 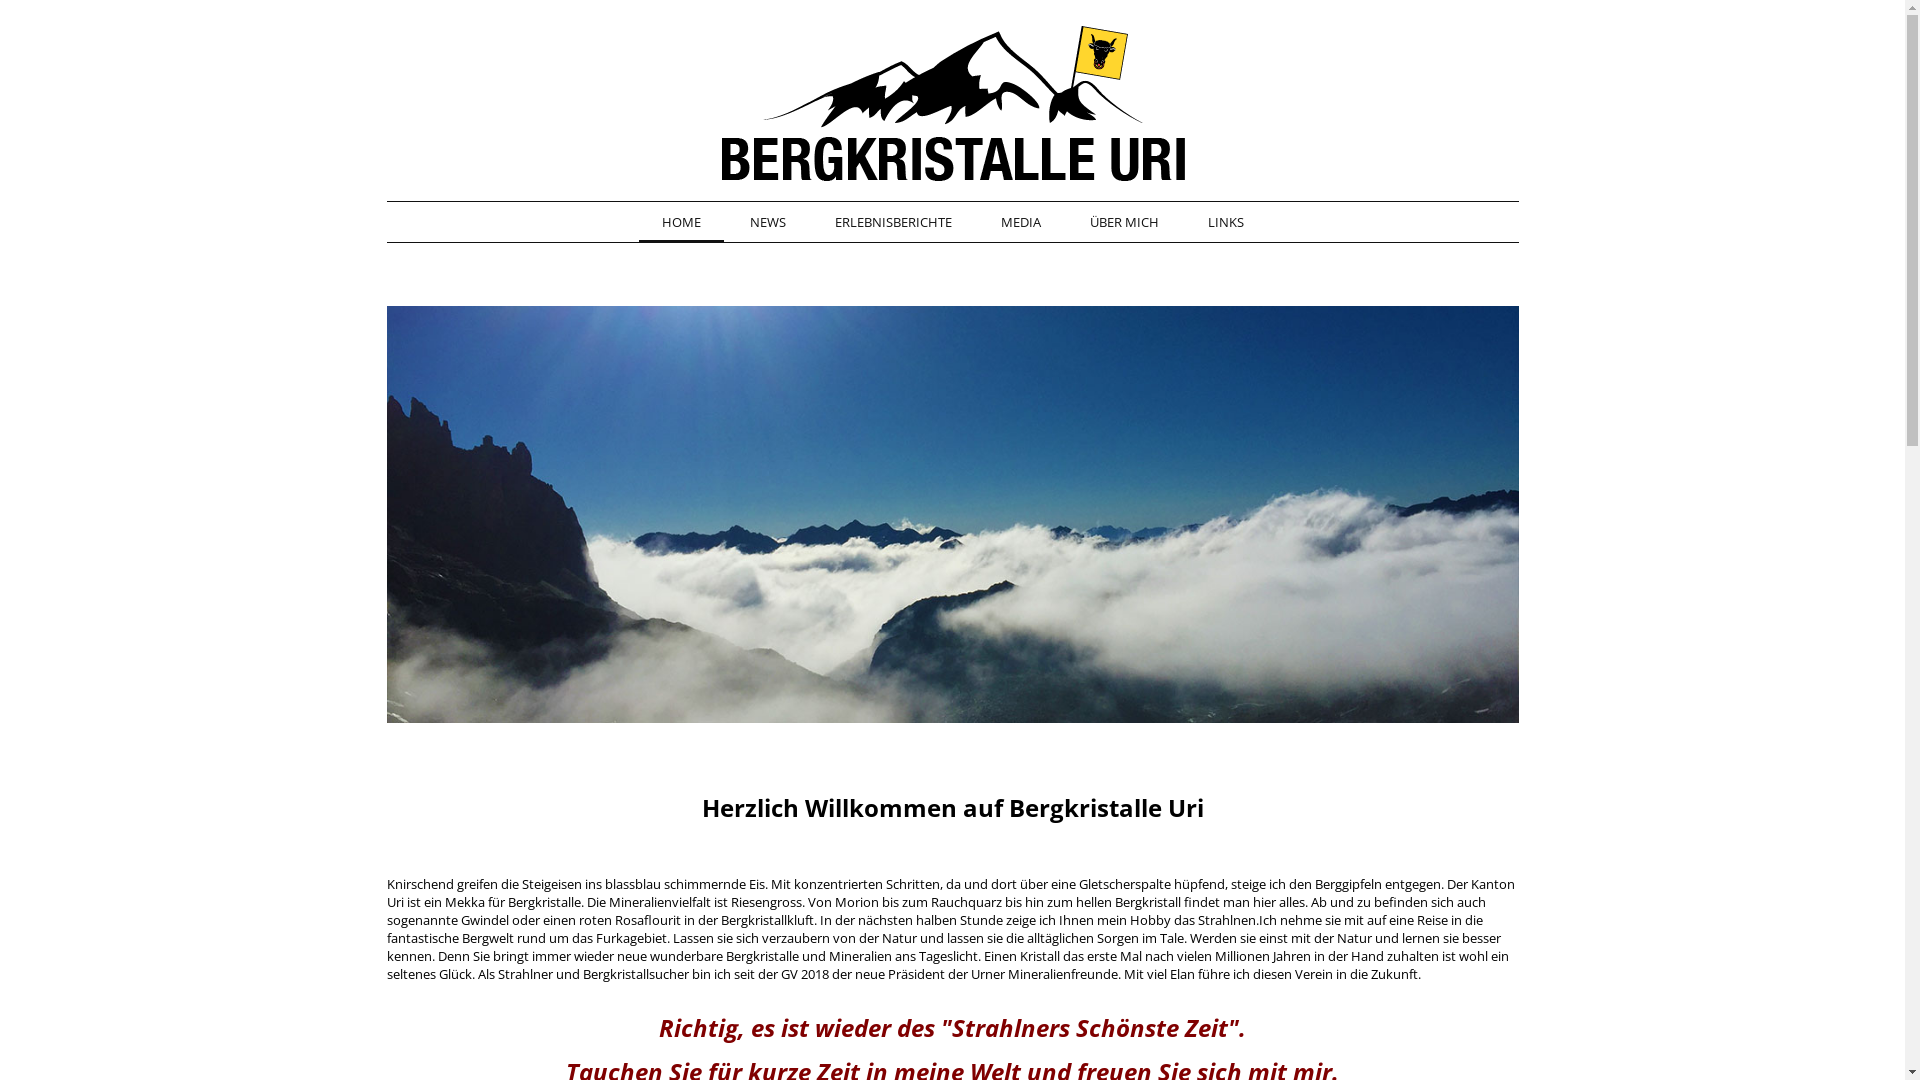 I want to click on 'ERLEBNISBERICHTE', so click(x=892, y=223).